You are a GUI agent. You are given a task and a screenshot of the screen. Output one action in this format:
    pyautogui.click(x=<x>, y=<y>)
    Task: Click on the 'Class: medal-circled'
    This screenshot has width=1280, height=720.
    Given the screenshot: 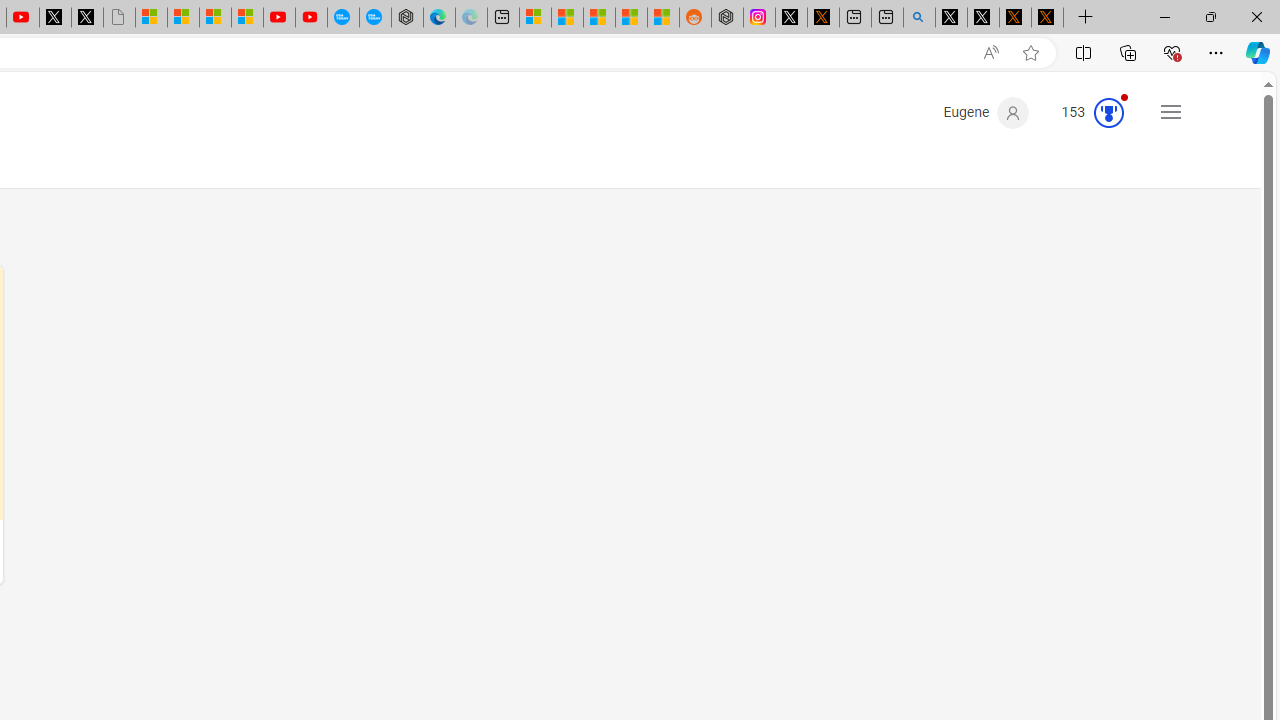 What is the action you would take?
    pyautogui.click(x=1108, y=113)
    